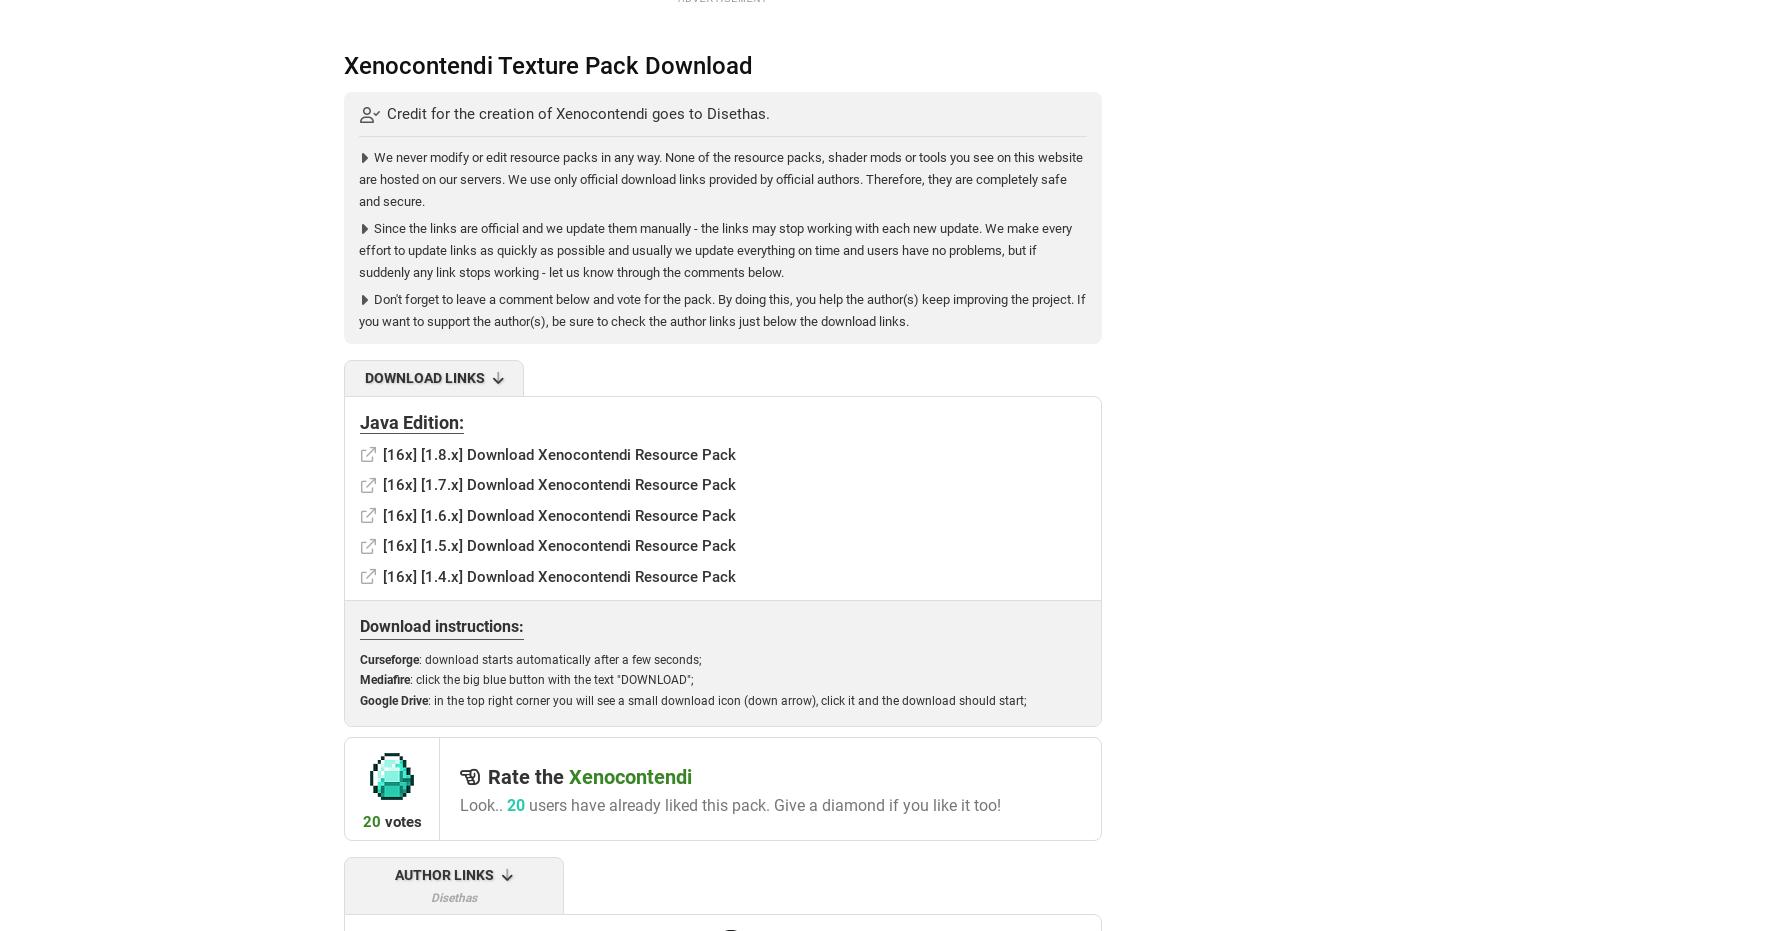 Image resolution: width=1788 pixels, height=931 pixels. I want to click on 'AUTHOR LINKS', so click(444, 874).